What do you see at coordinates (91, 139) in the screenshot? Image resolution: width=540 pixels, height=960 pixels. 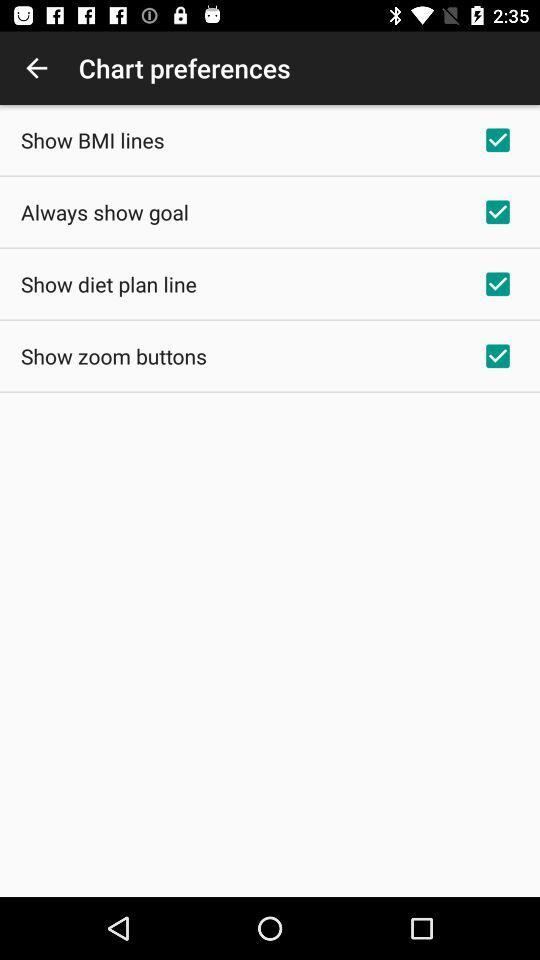 I see `the show bmi lines icon` at bounding box center [91, 139].